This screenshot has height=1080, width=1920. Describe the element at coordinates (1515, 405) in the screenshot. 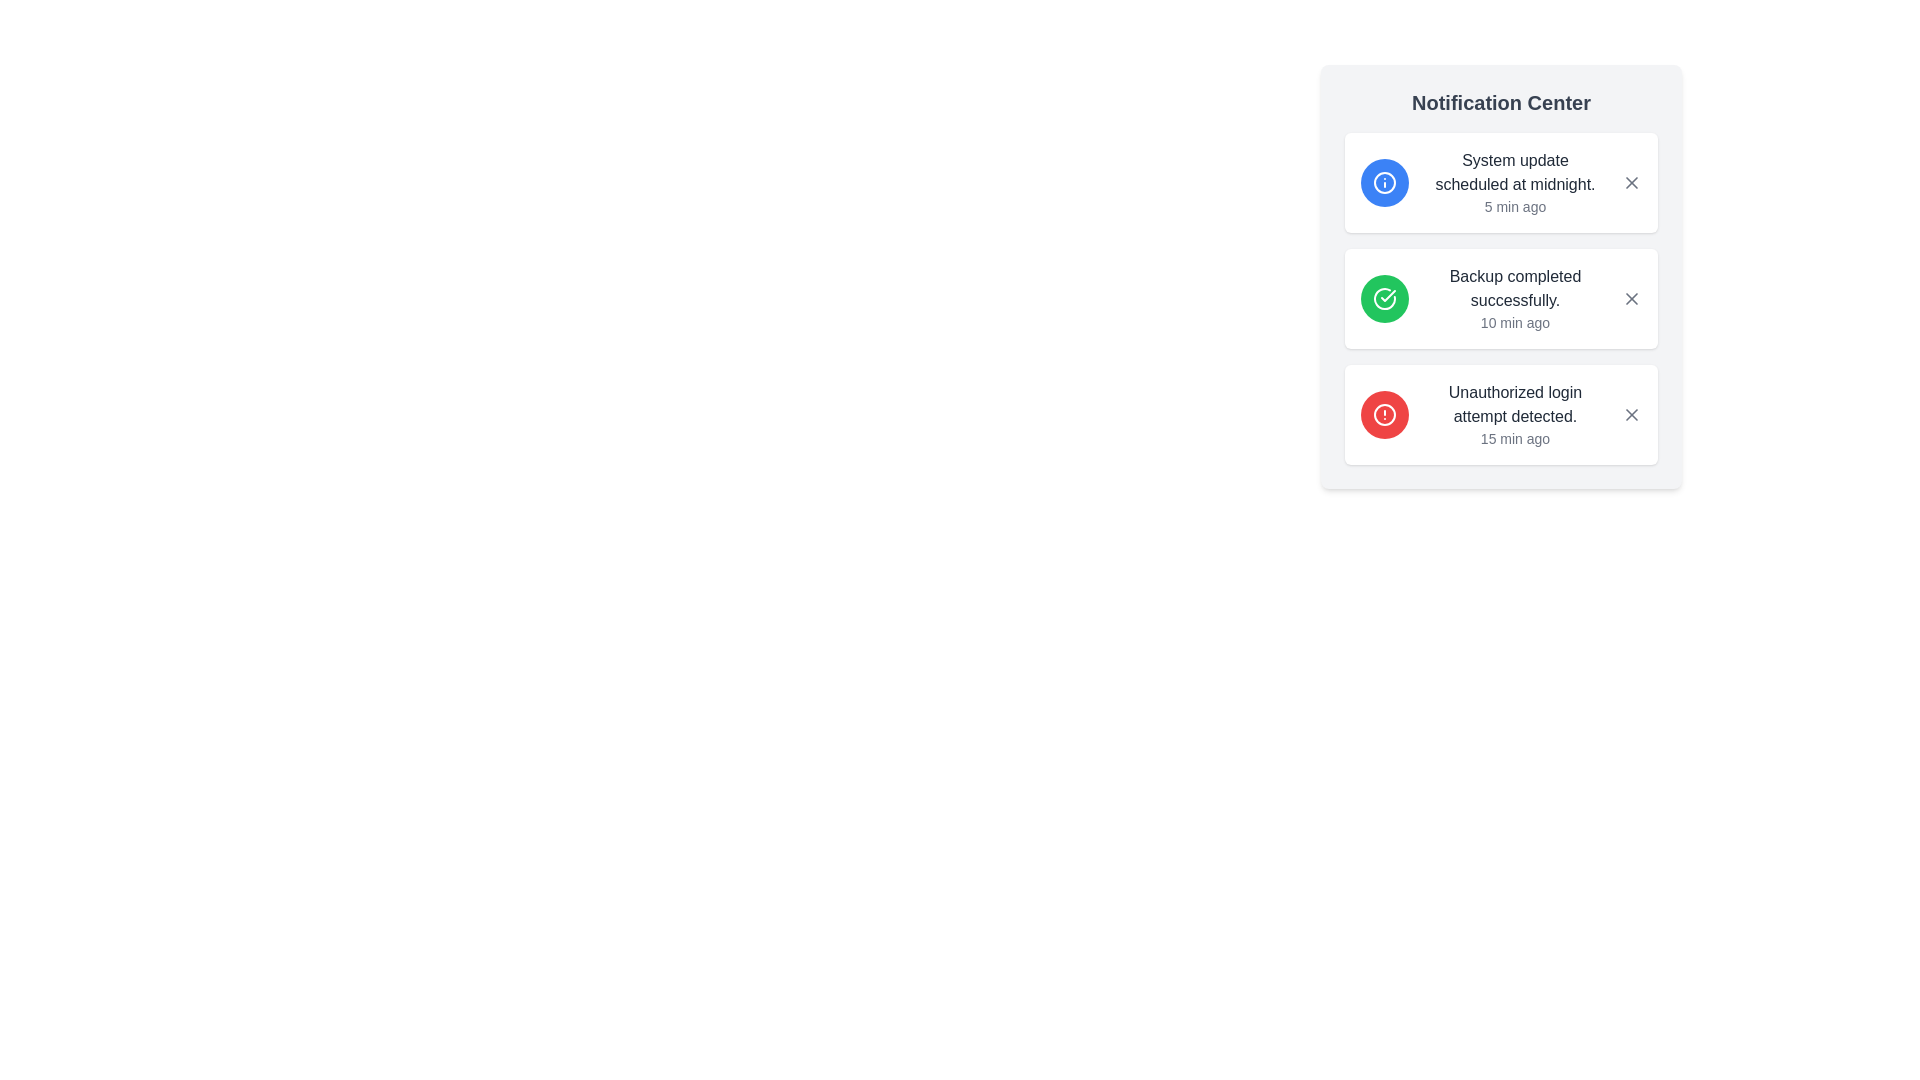

I see `text label that displays 'Unauthorized login attempt detected.' located in the notification list at the bottommost item` at that location.